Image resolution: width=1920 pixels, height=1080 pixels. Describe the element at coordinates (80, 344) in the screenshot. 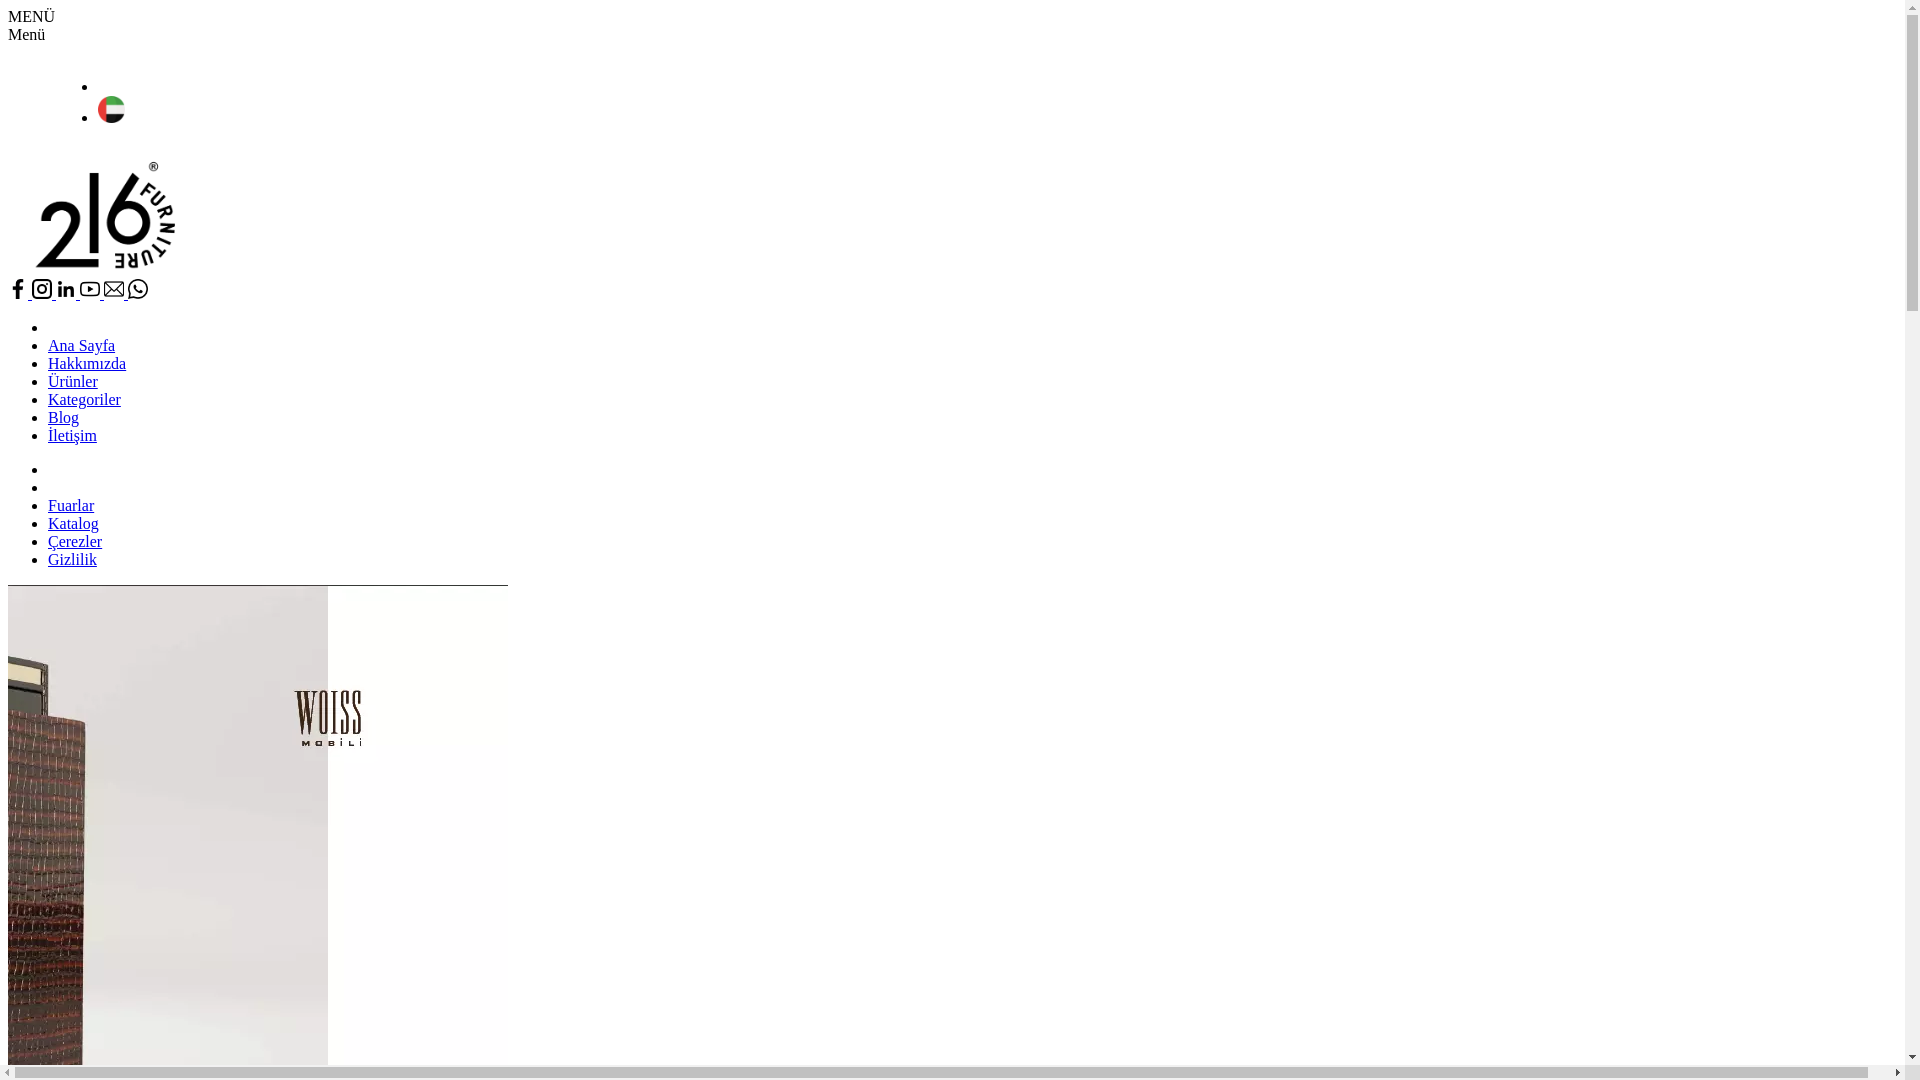

I see `'Ana Sayfa'` at that location.